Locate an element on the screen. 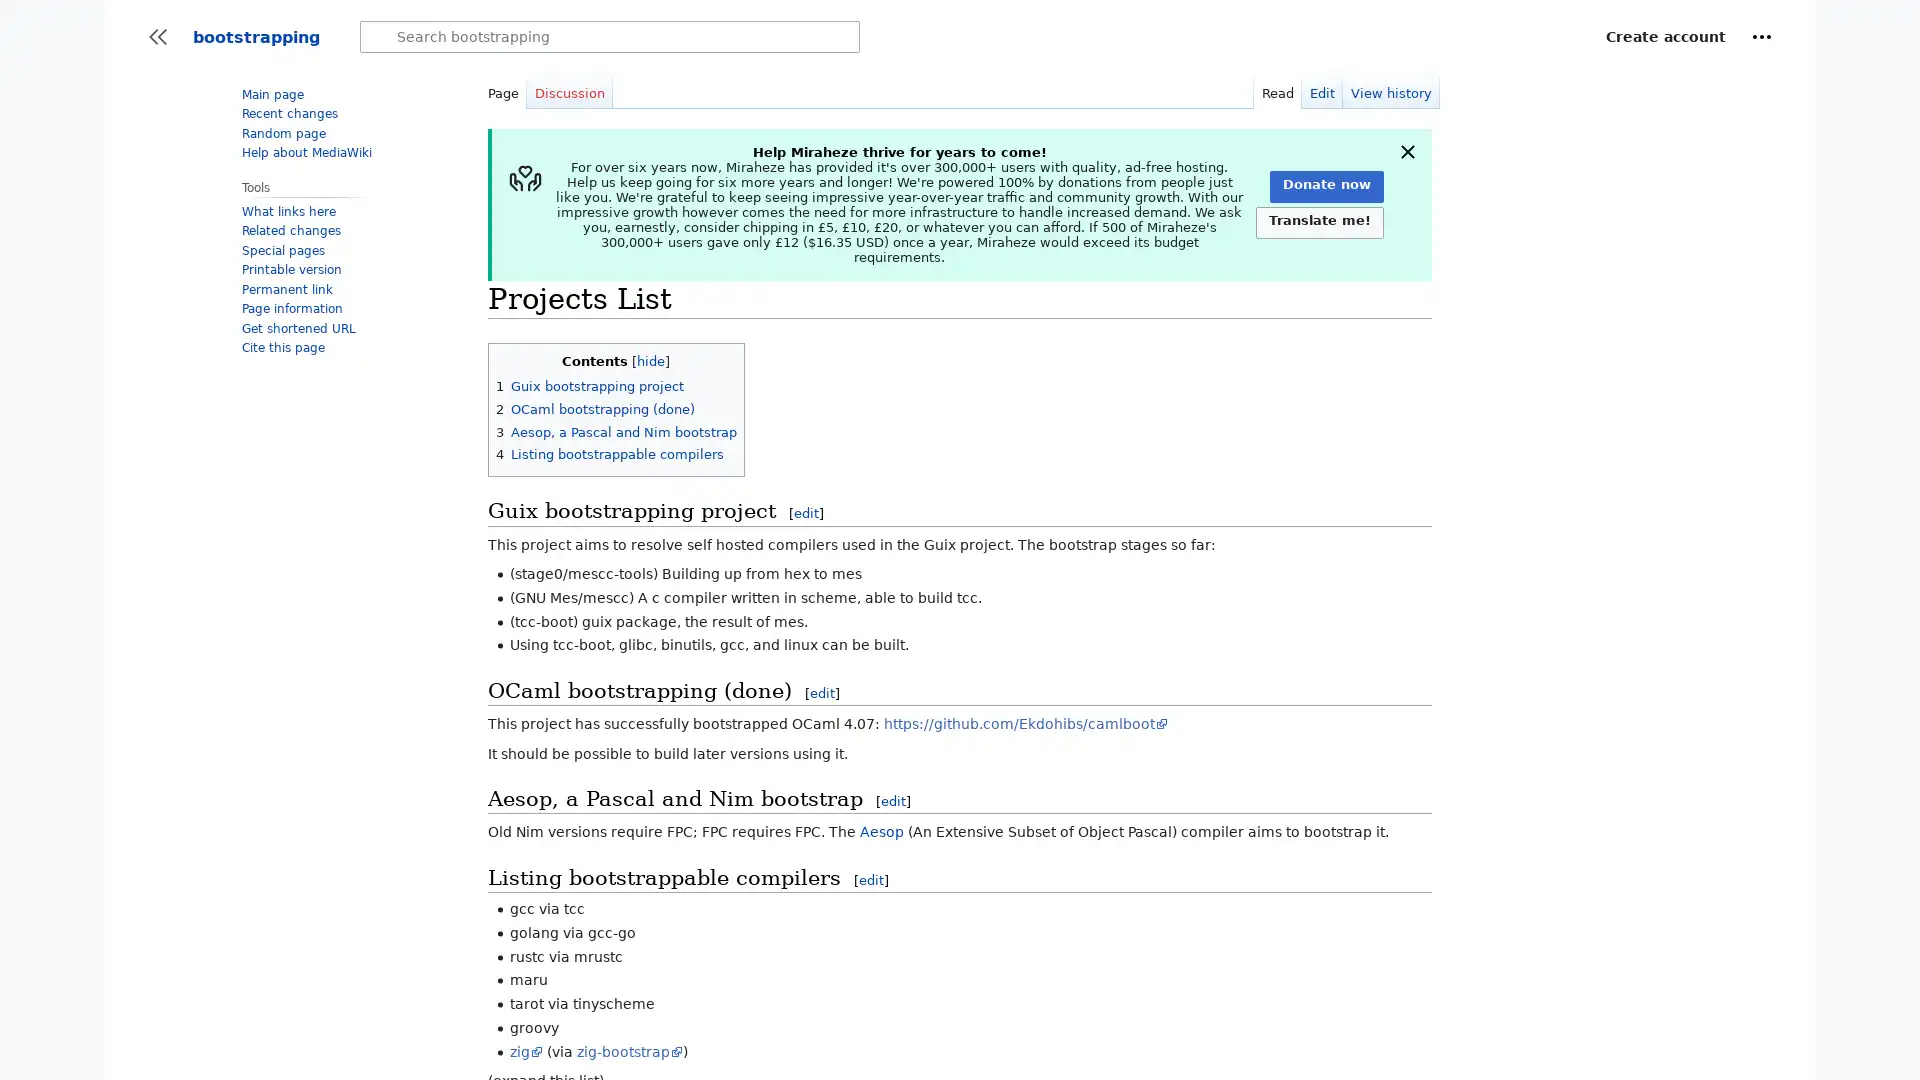  Search is located at coordinates (379, 37).